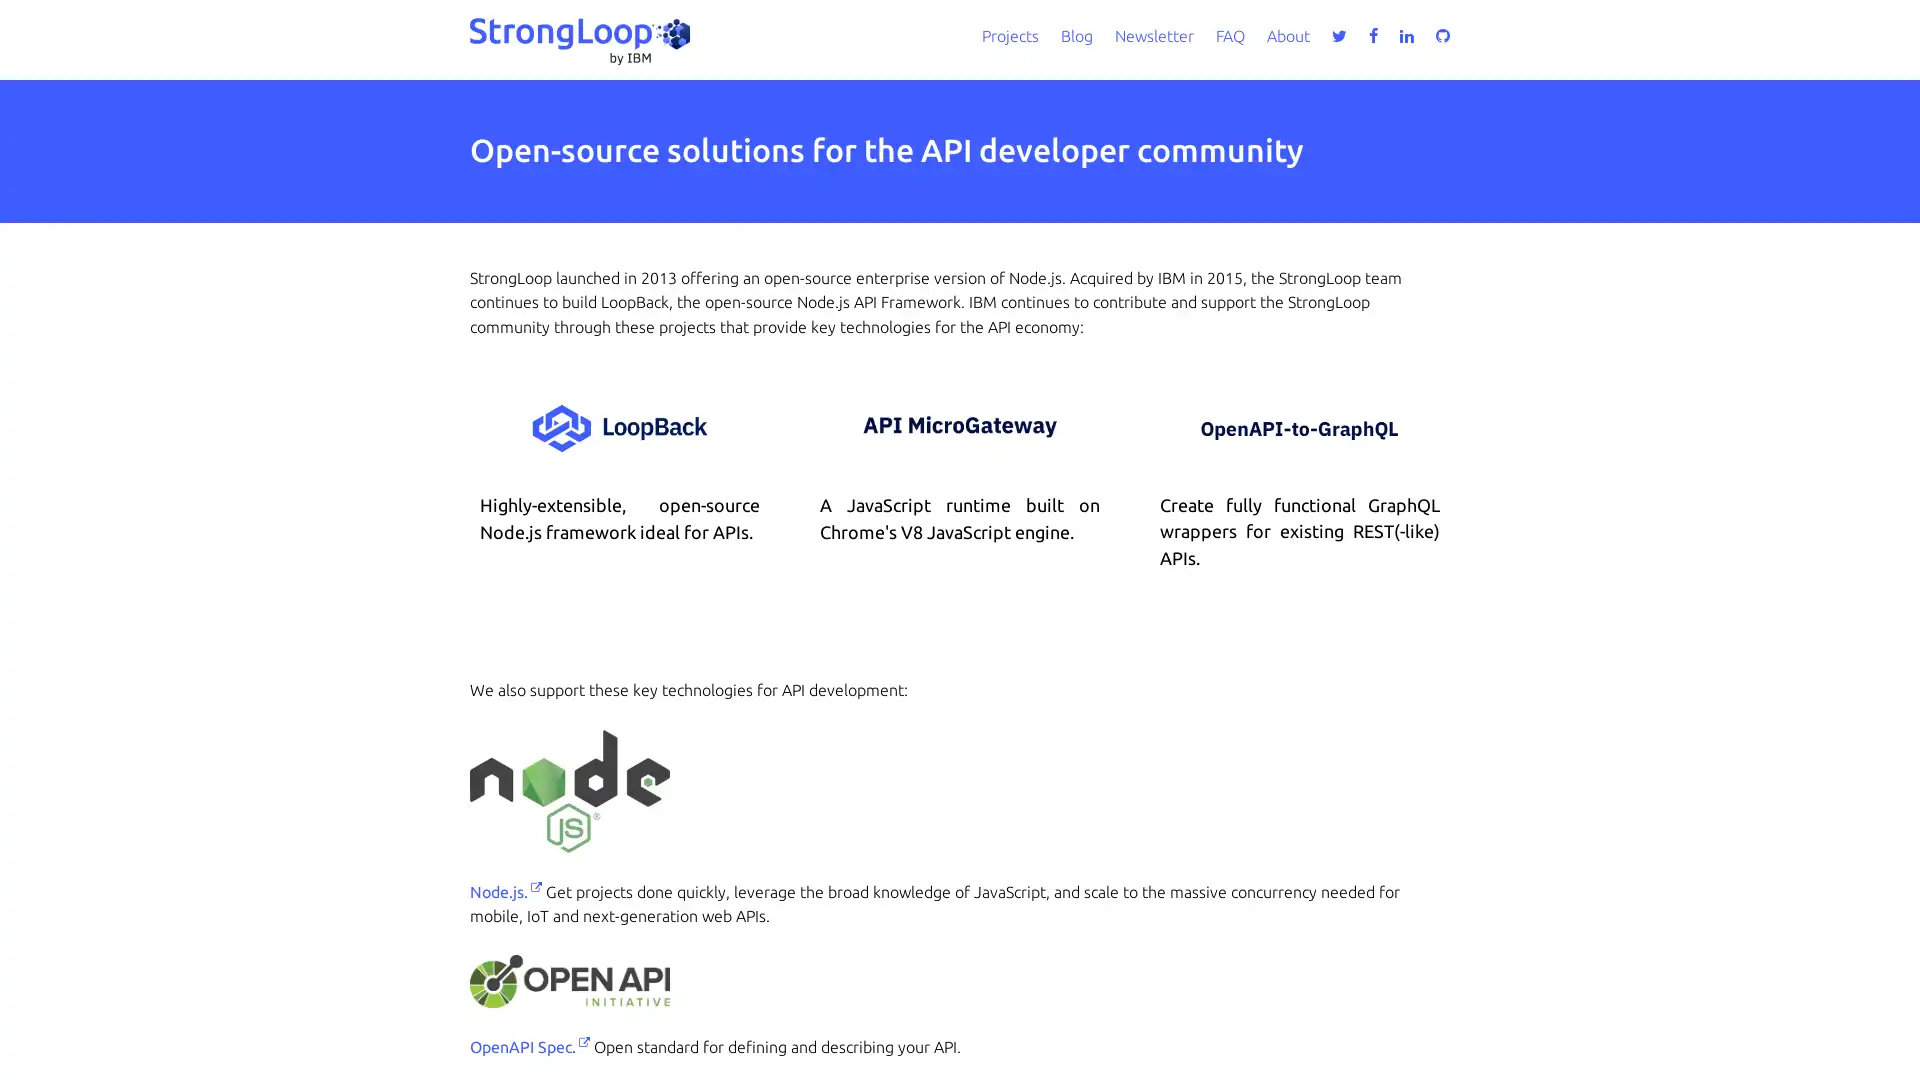  What do you see at coordinates (1758, 1014) in the screenshot?
I see `Do not sell my personal information` at bounding box center [1758, 1014].